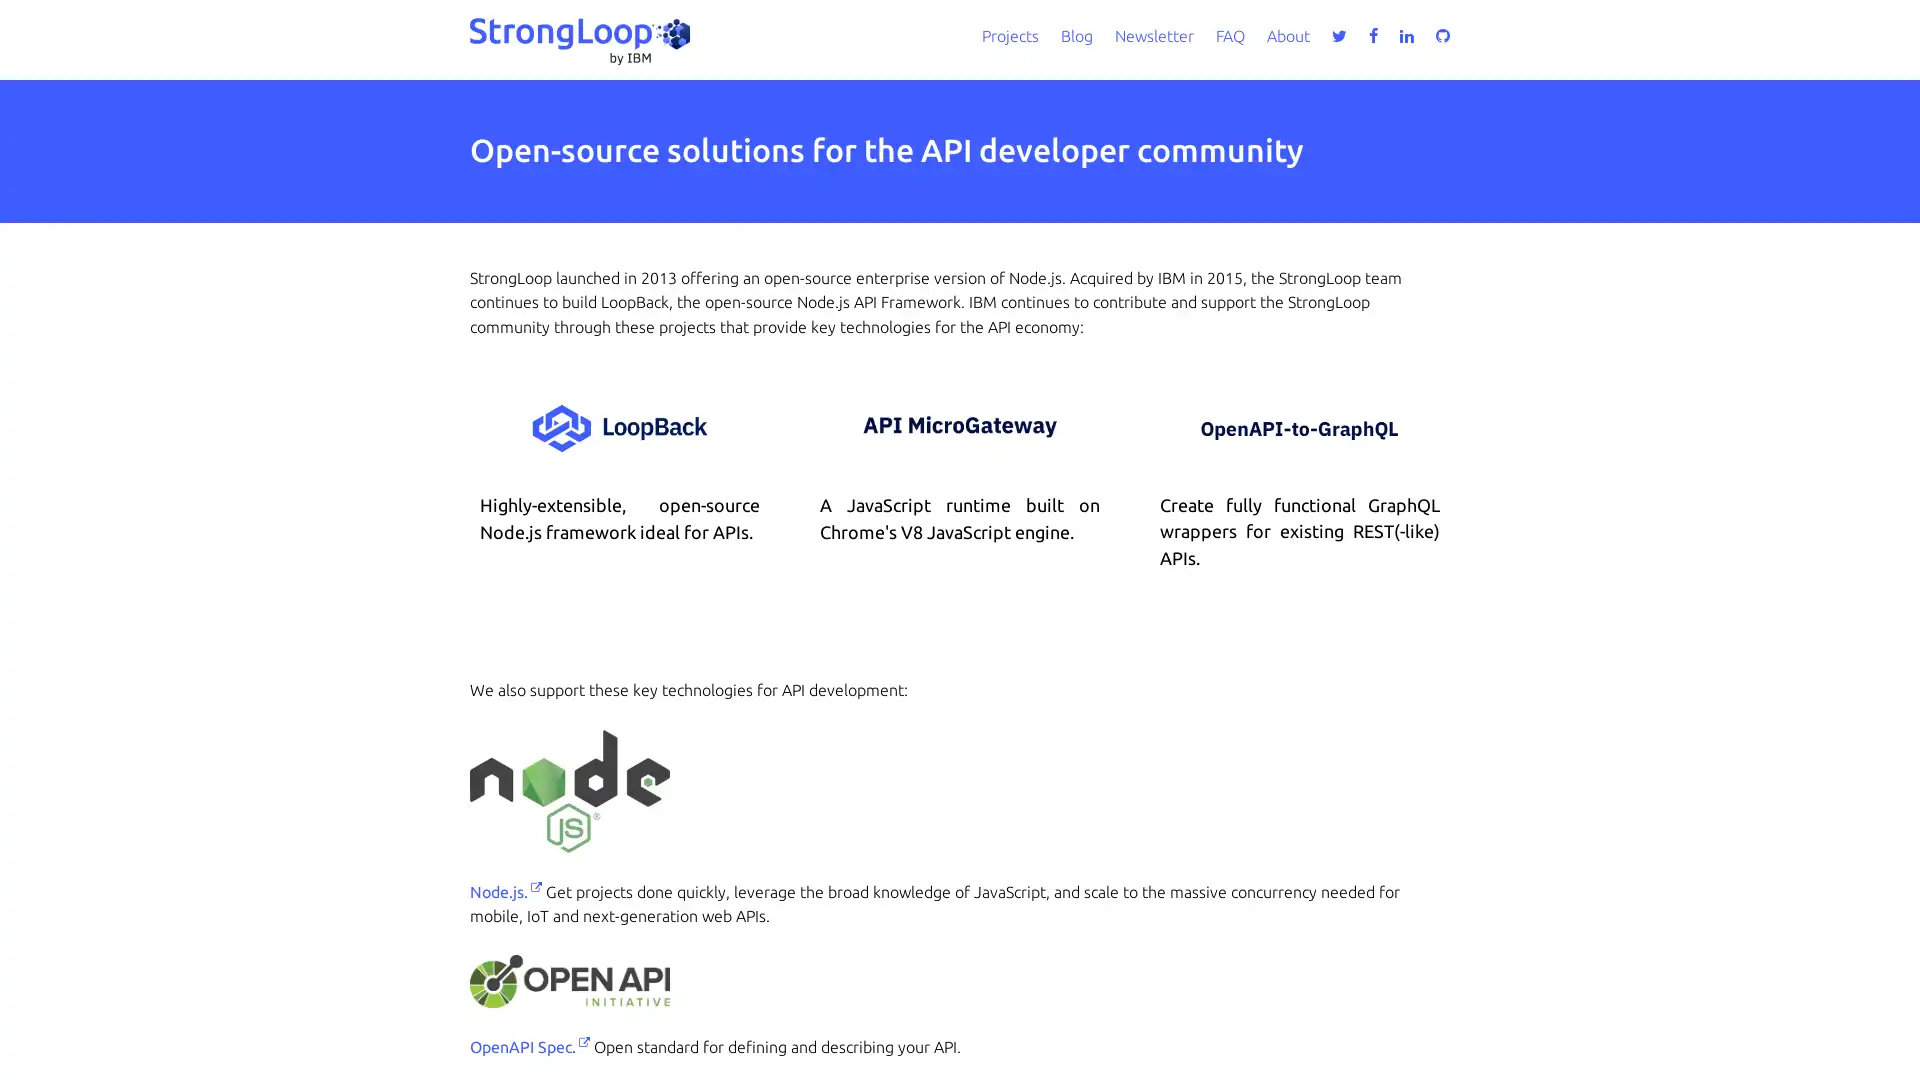  What do you see at coordinates (1758, 1014) in the screenshot?
I see `Do not sell my personal information` at bounding box center [1758, 1014].